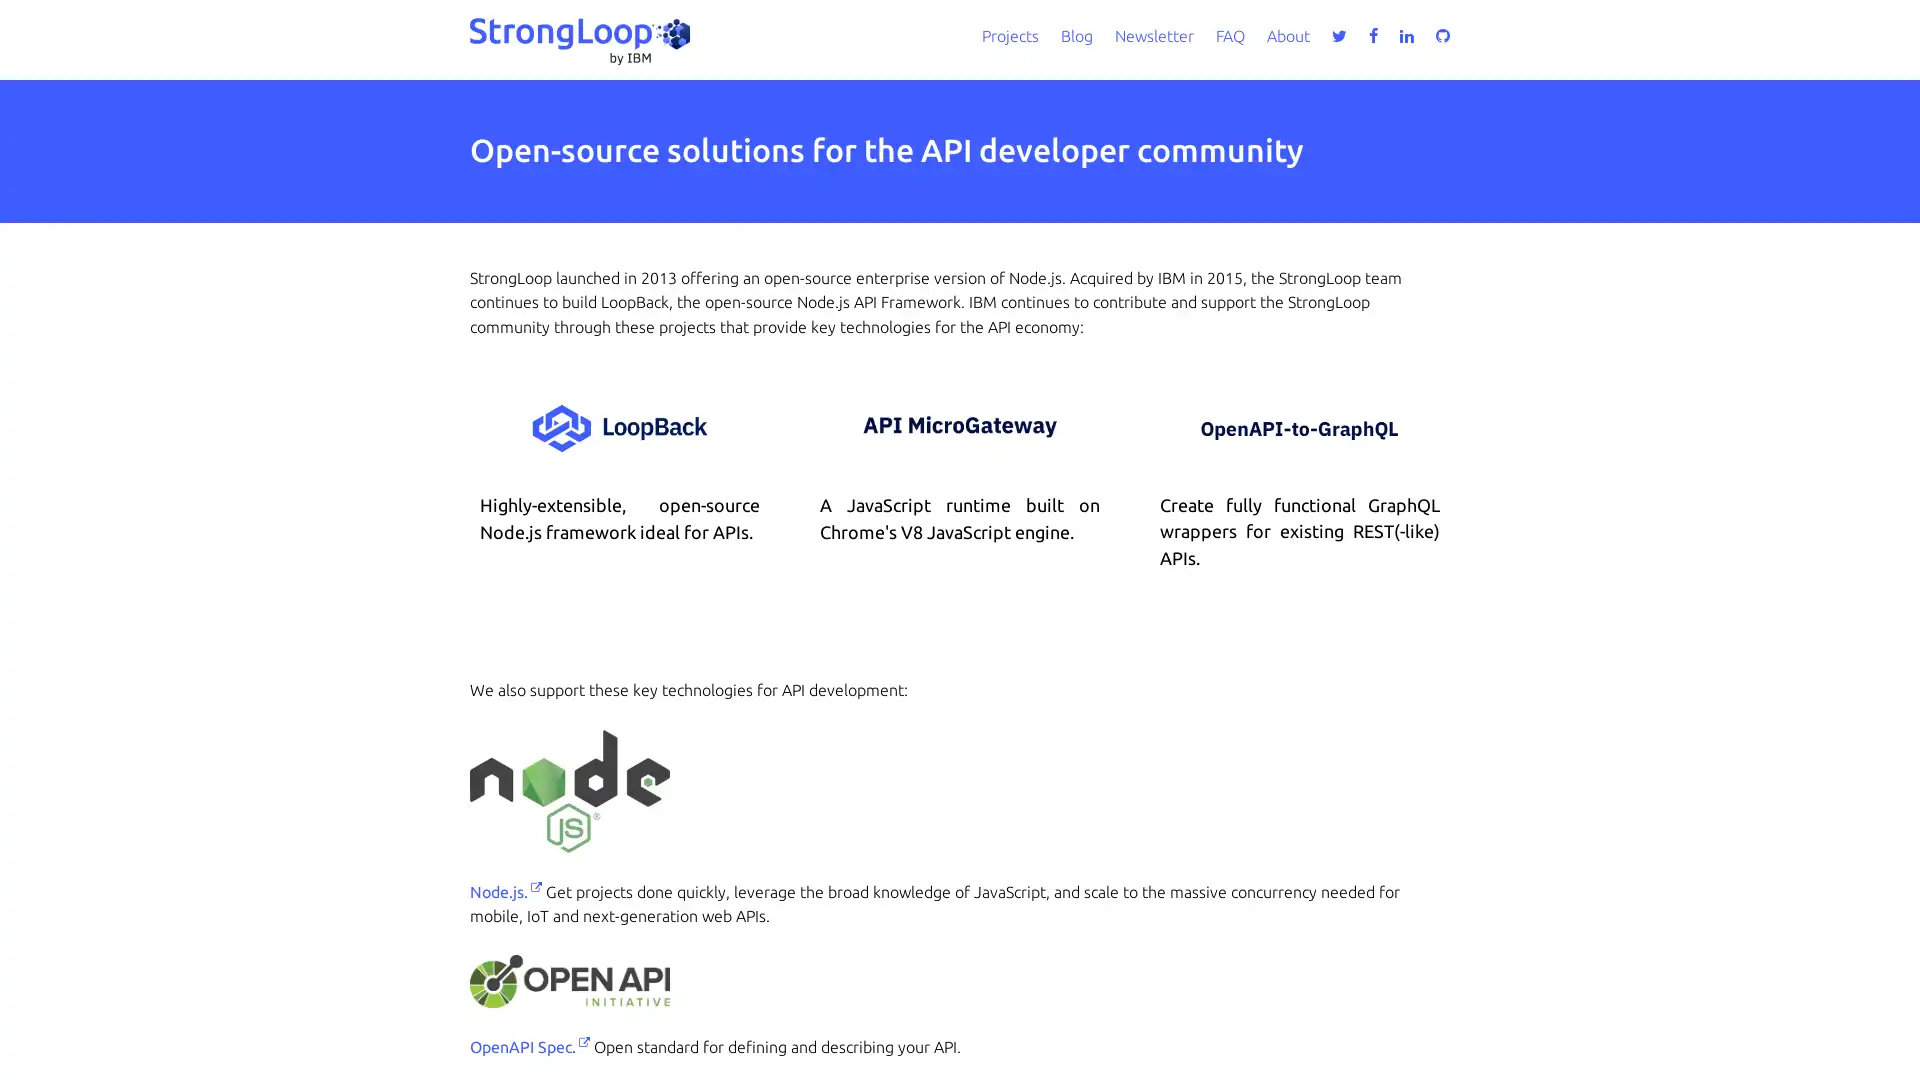  What do you see at coordinates (1758, 1014) in the screenshot?
I see `Do not sell my personal information` at bounding box center [1758, 1014].